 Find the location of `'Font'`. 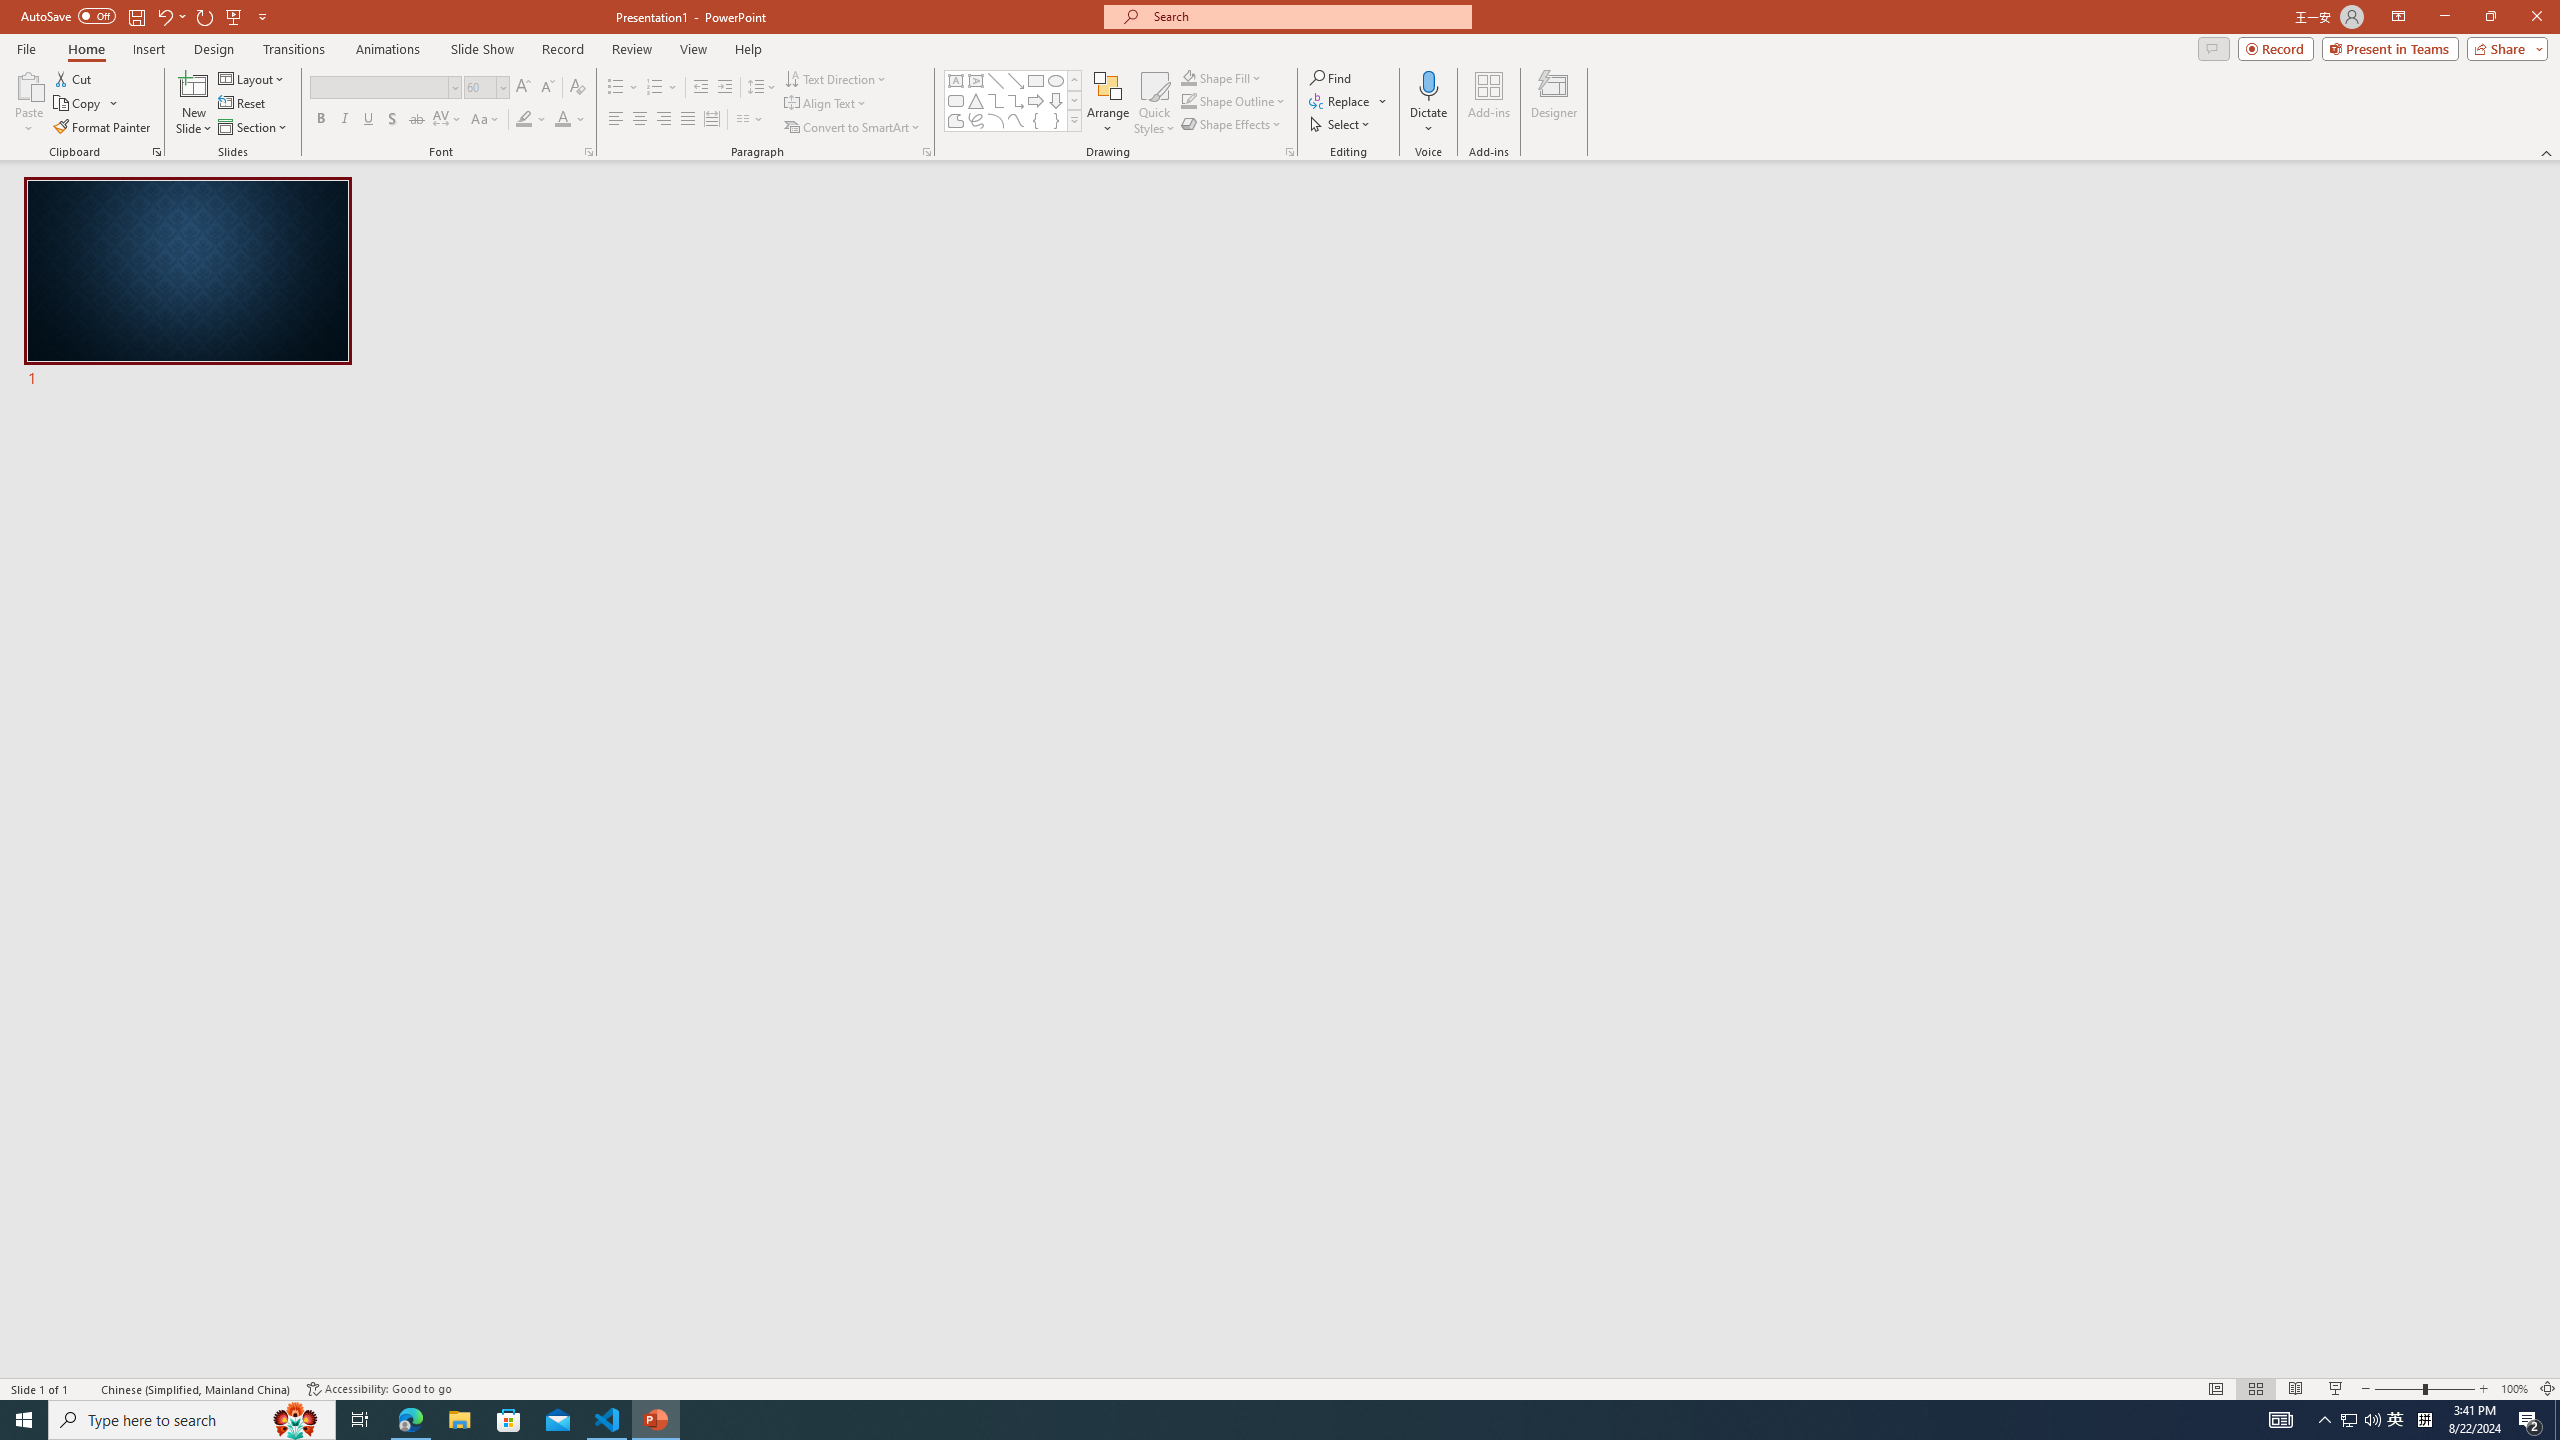

'Font' is located at coordinates (378, 87).